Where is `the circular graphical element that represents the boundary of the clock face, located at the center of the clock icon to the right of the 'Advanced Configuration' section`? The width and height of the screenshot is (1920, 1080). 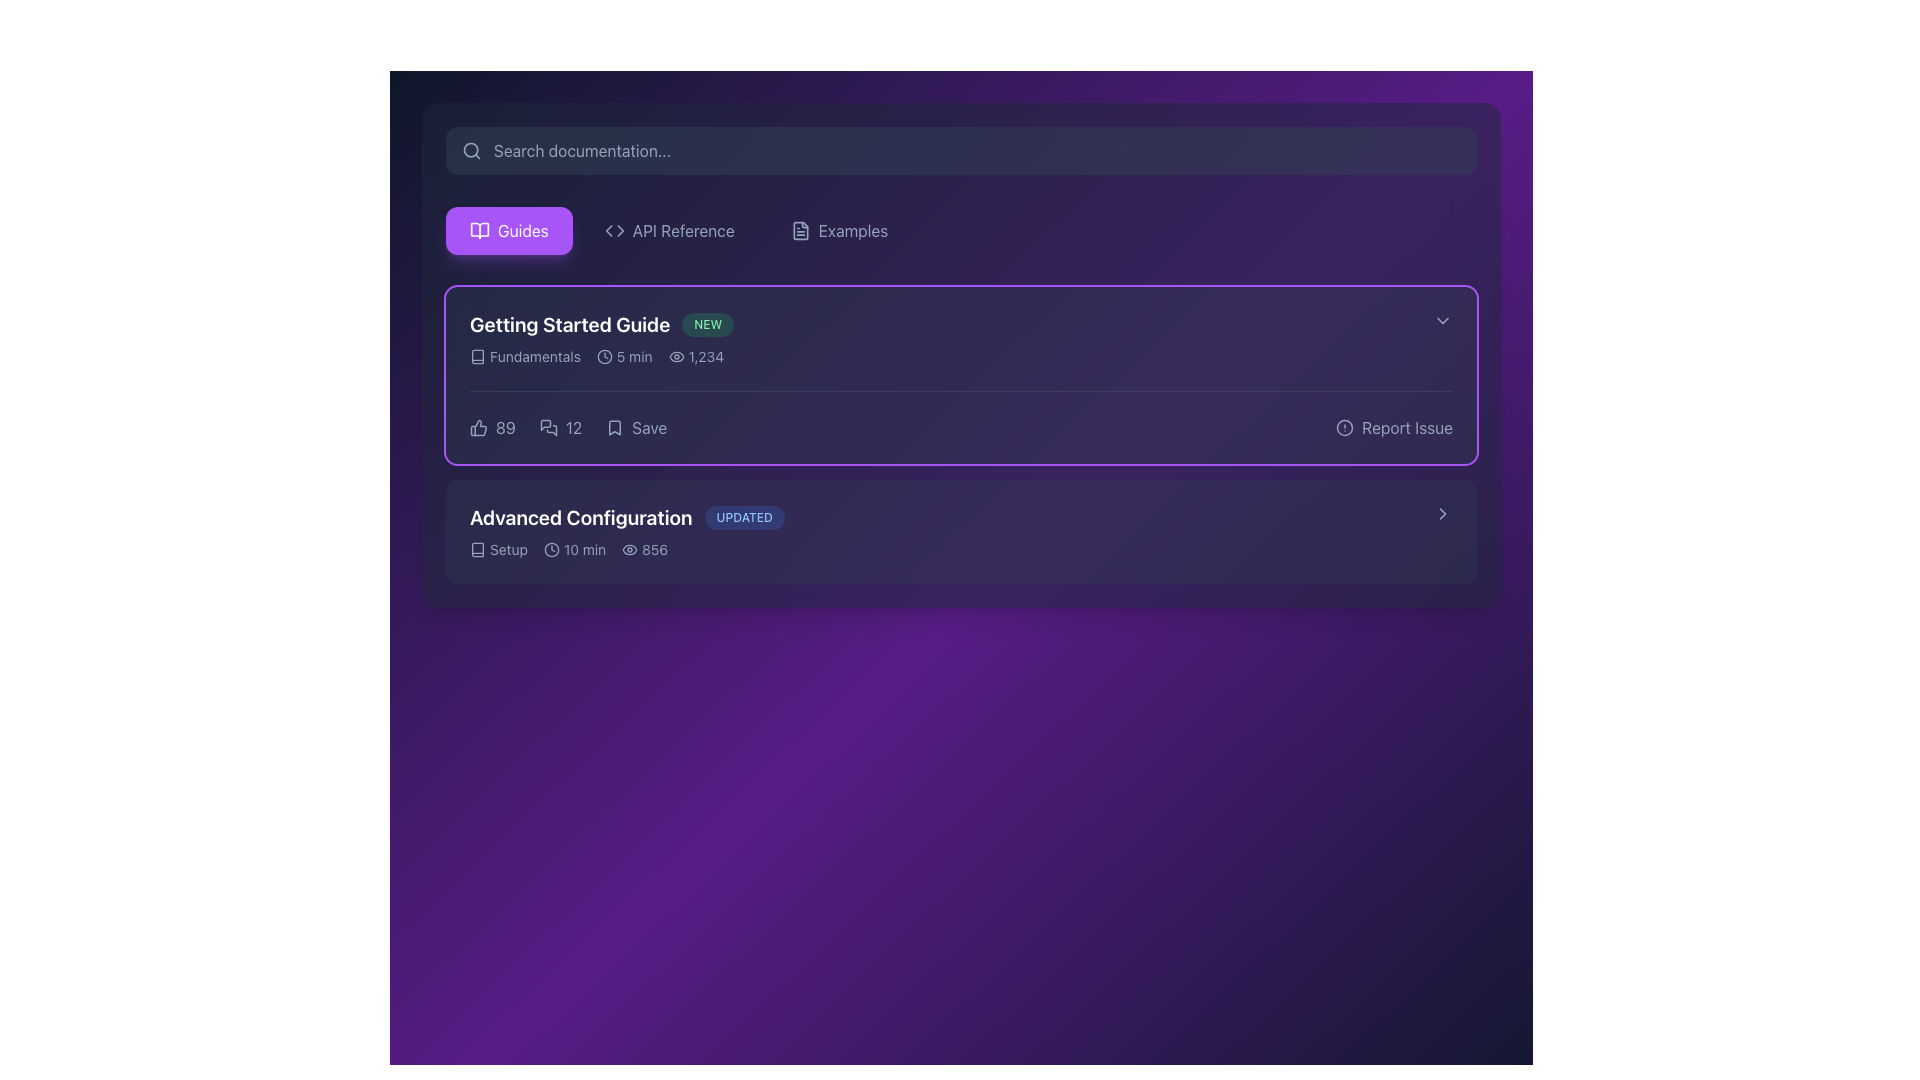 the circular graphical element that represents the boundary of the clock face, located at the center of the clock icon to the right of the 'Advanced Configuration' section is located at coordinates (552, 550).